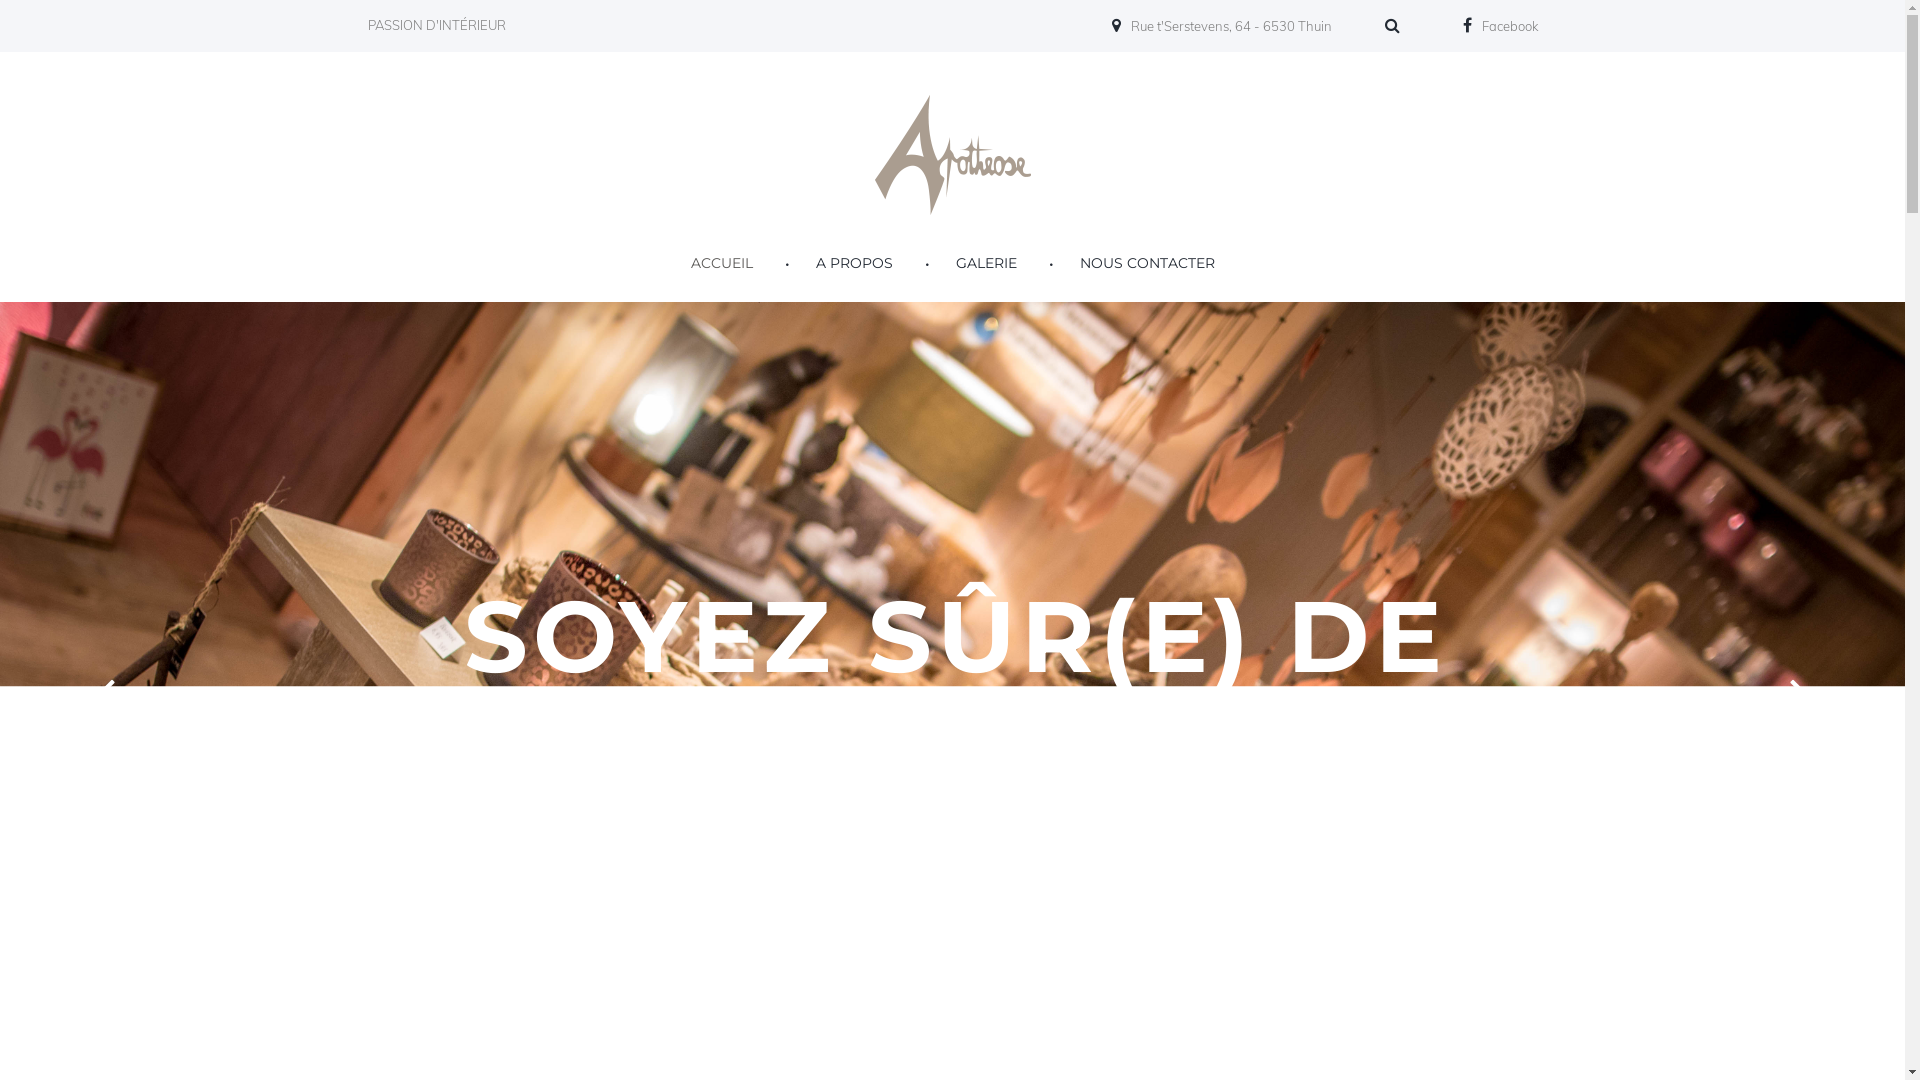 The width and height of the screenshot is (1920, 1080). I want to click on 'NOUS CONTACTER', so click(1147, 261).